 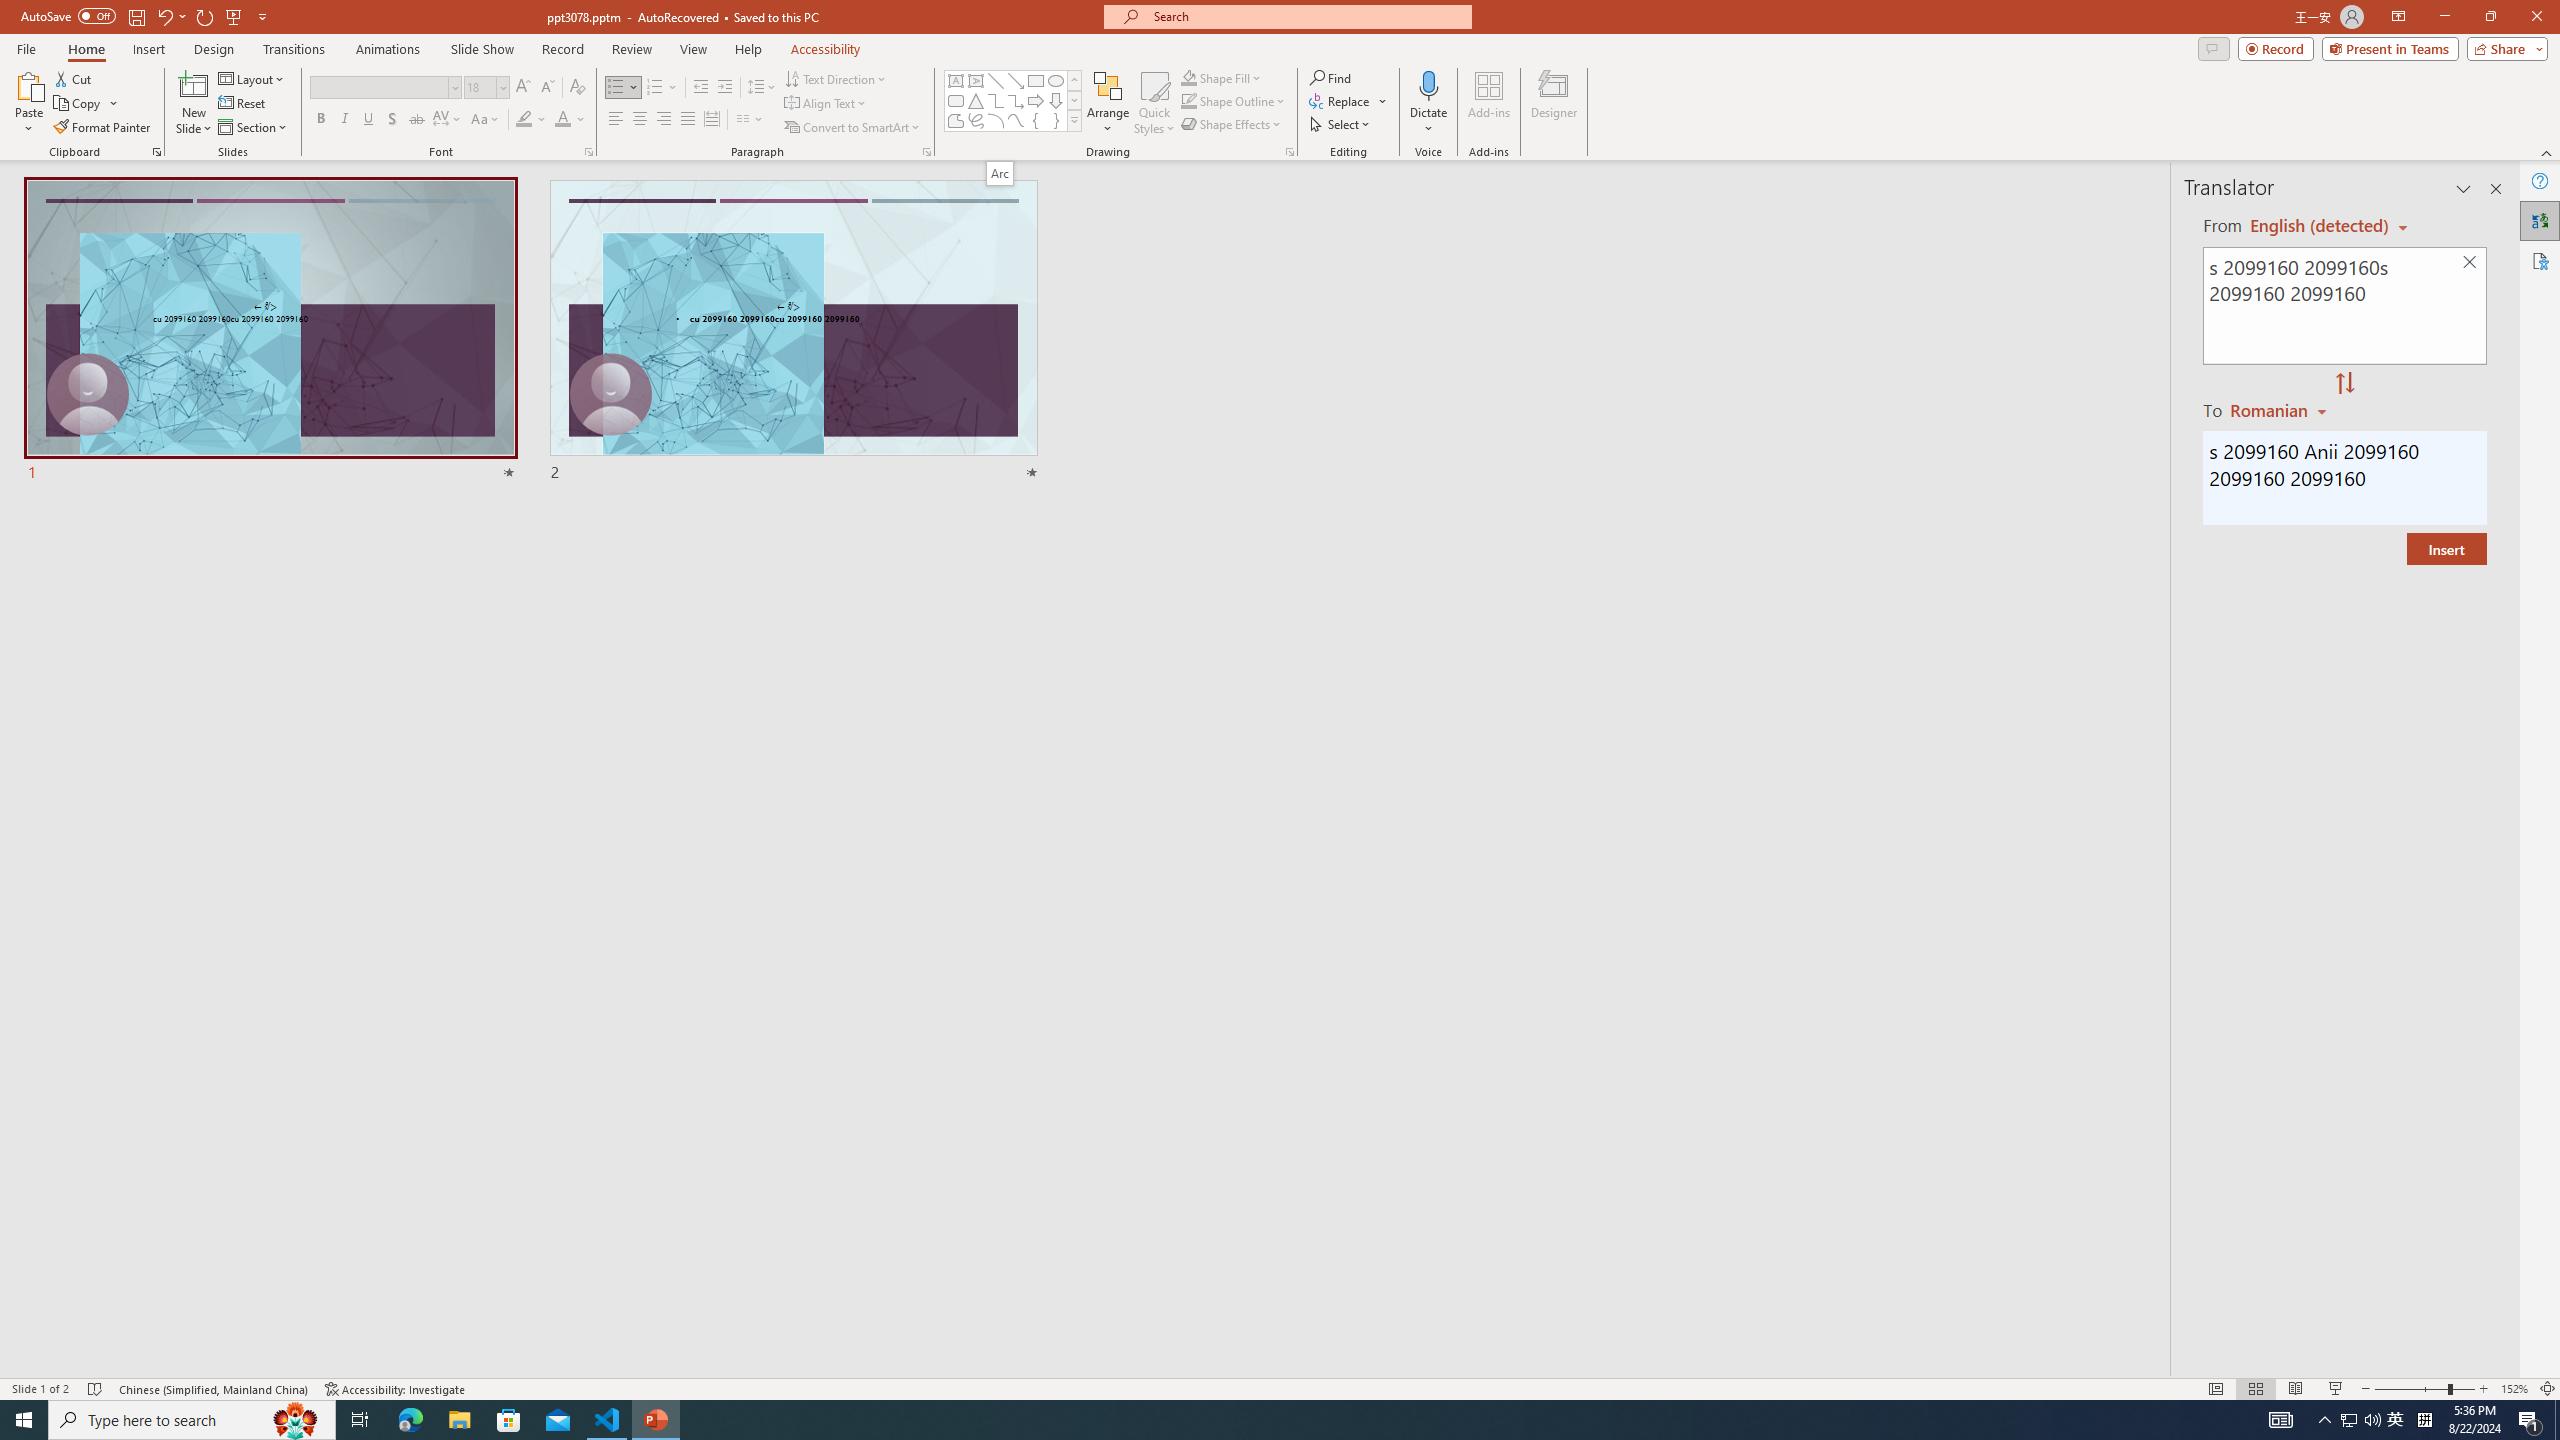 I want to click on 'Align Right', so click(x=664, y=118).